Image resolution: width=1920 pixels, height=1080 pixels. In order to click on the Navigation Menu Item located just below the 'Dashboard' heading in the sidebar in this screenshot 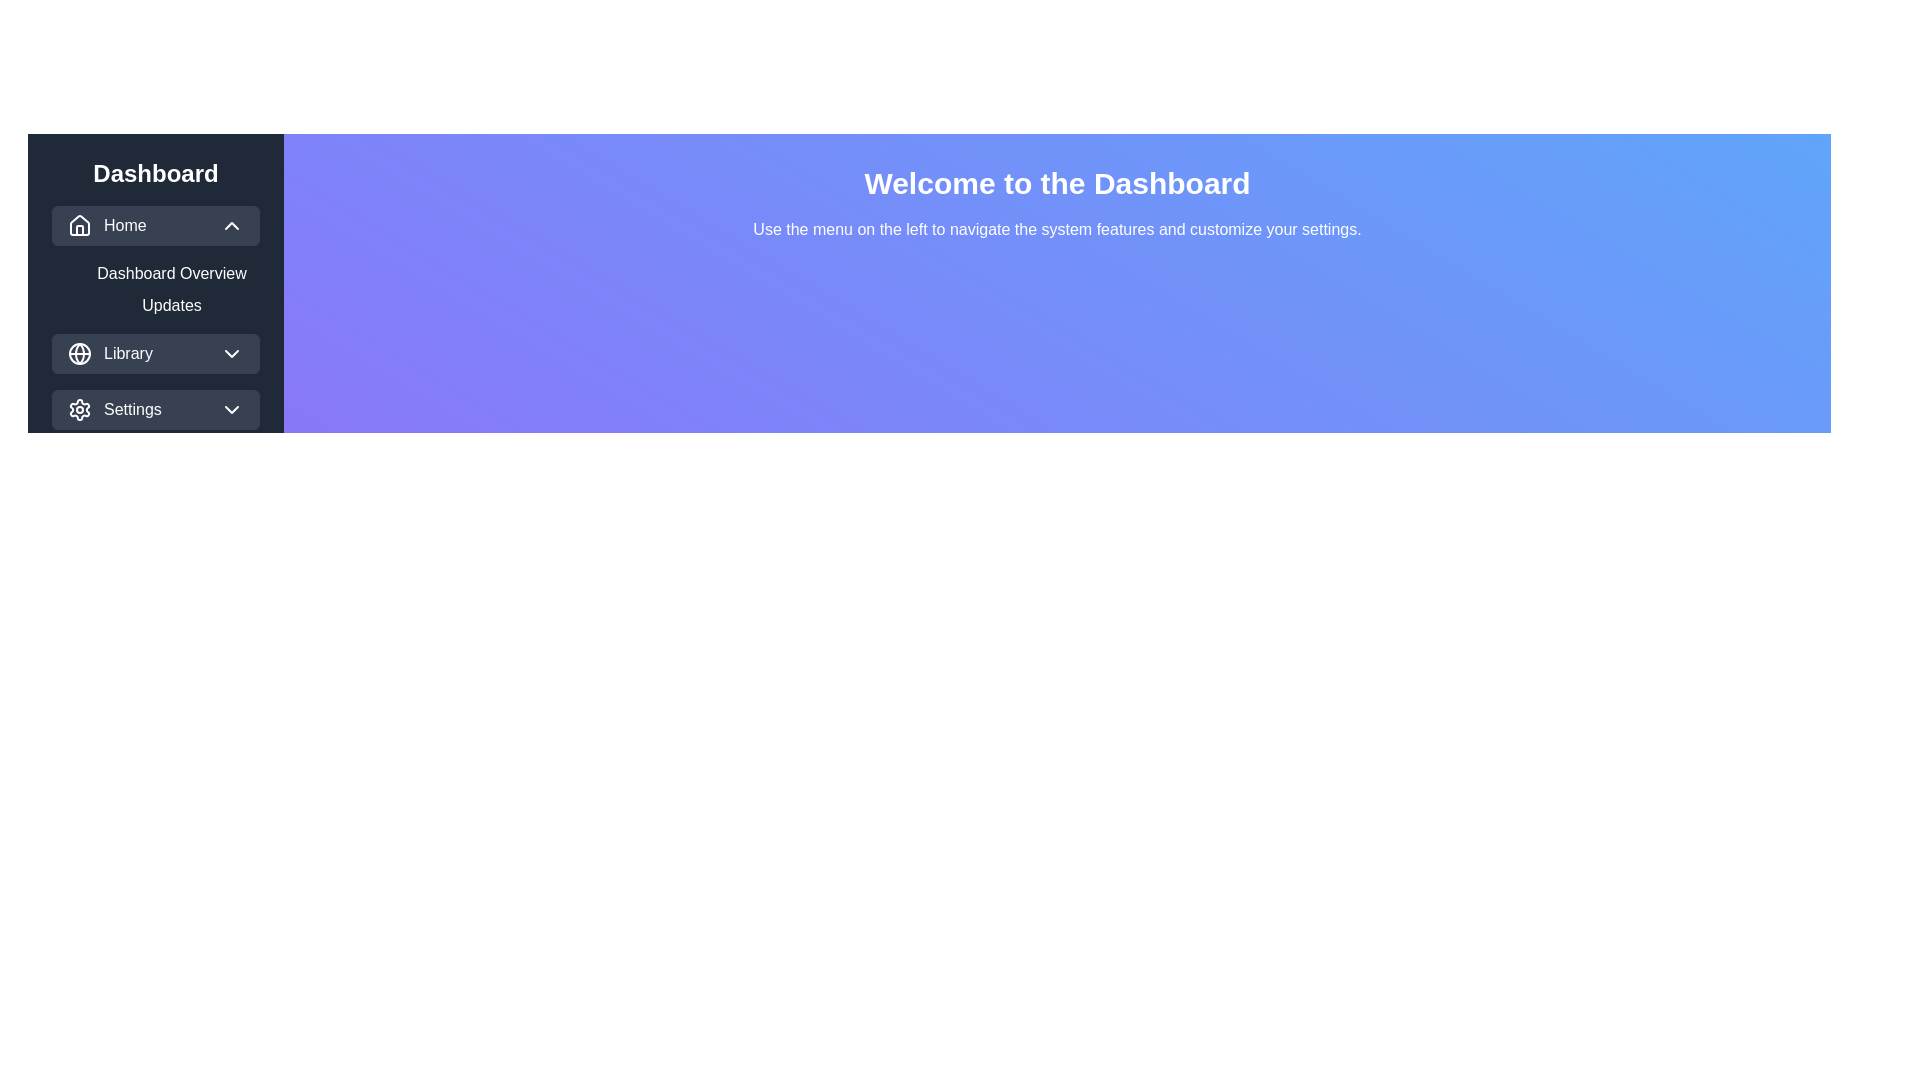, I will do `click(106, 225)`.